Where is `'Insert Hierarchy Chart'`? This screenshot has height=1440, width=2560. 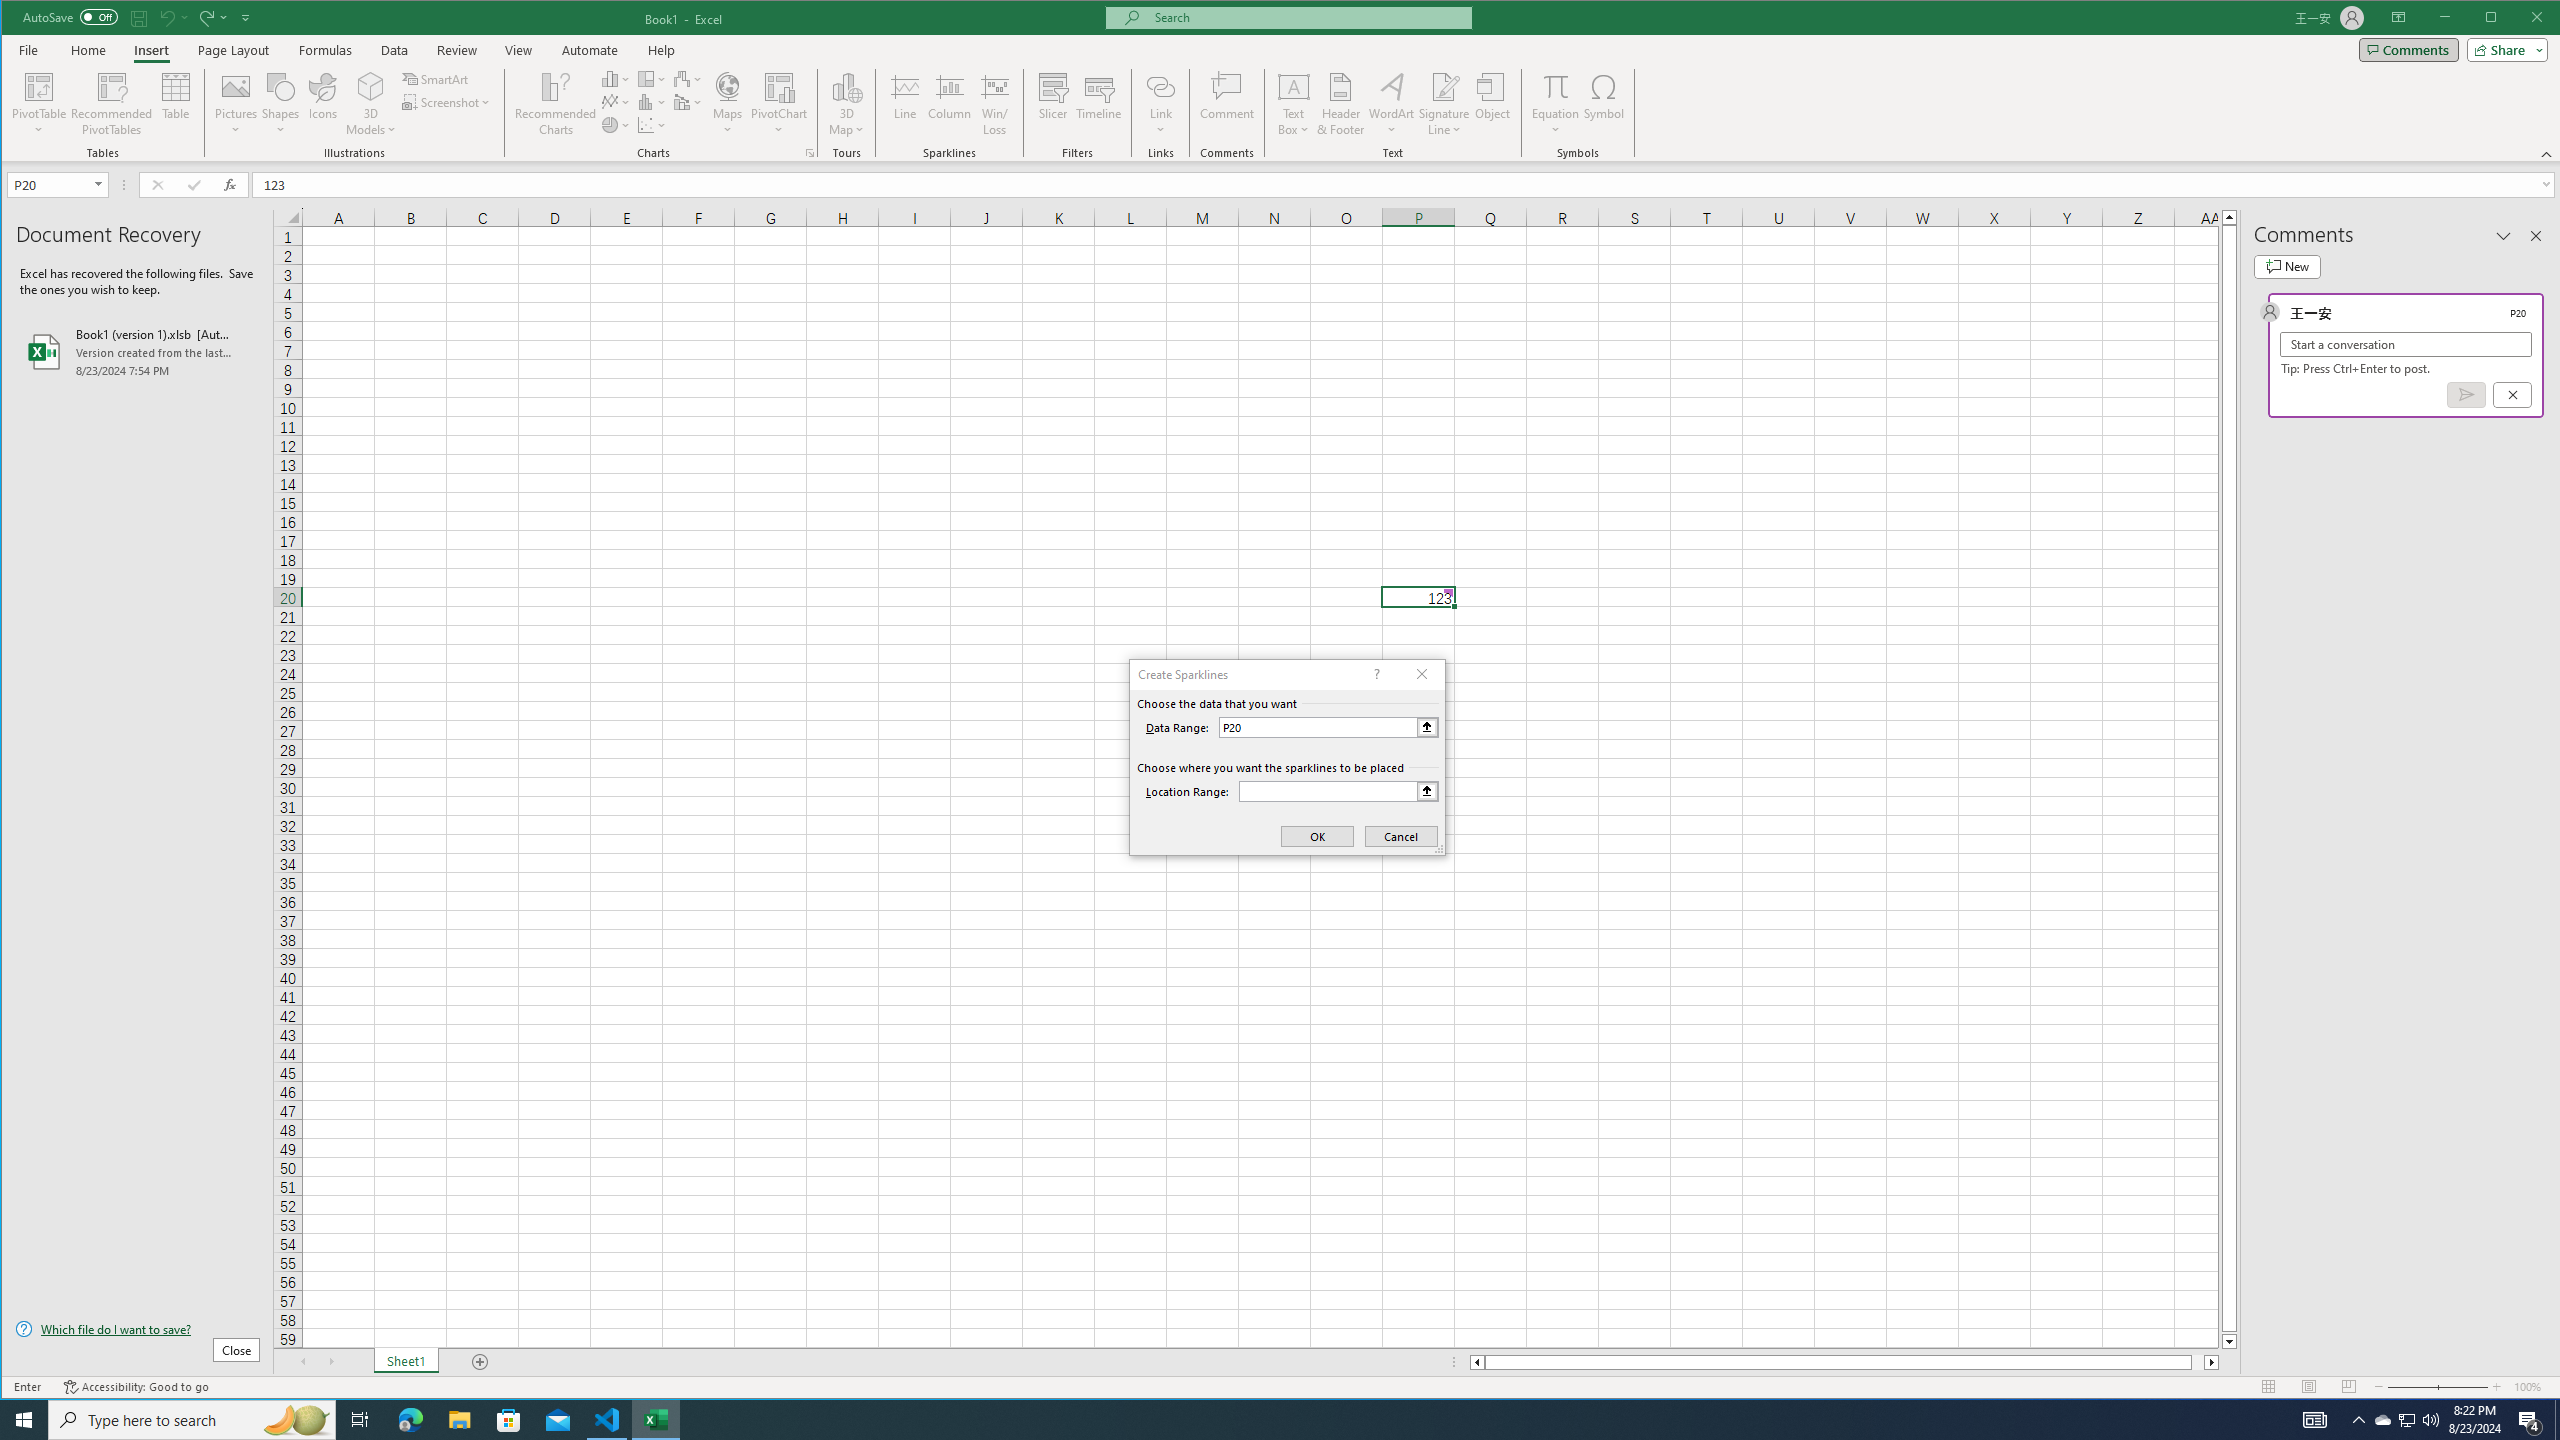
'Insert Hierarchy Chart' is located at coordinates (652, 78).